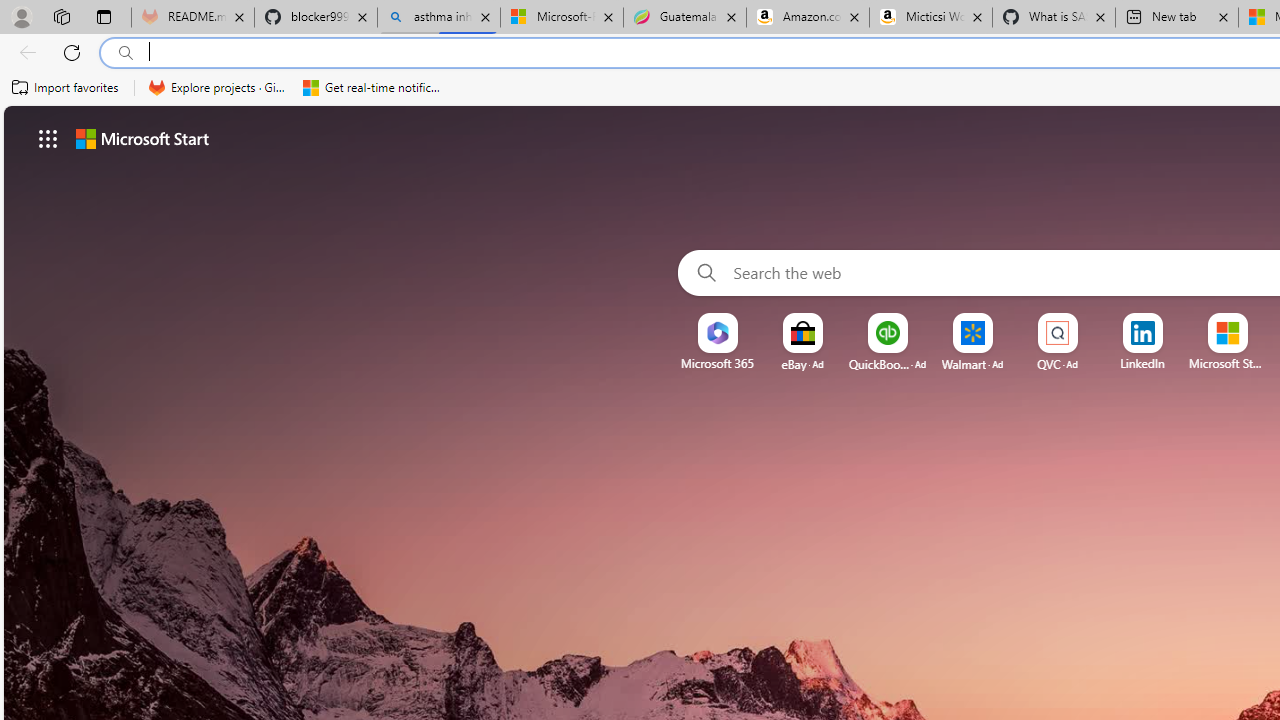  What do you see at coordinates (141, 137) in the screenshot?
I see `'Microsoft start'` at bounding box center [141, 137].